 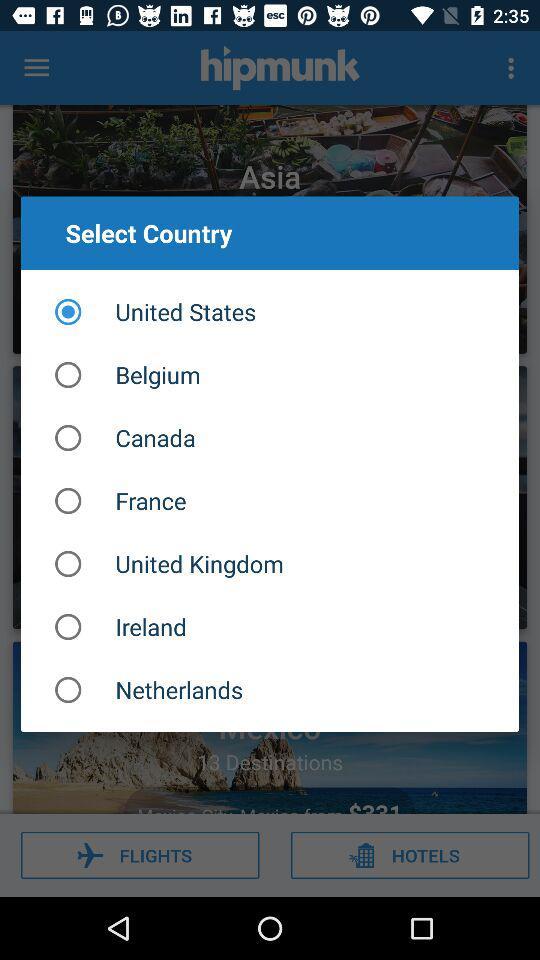 I want to click on the belgium, so click(x=270, y=373).